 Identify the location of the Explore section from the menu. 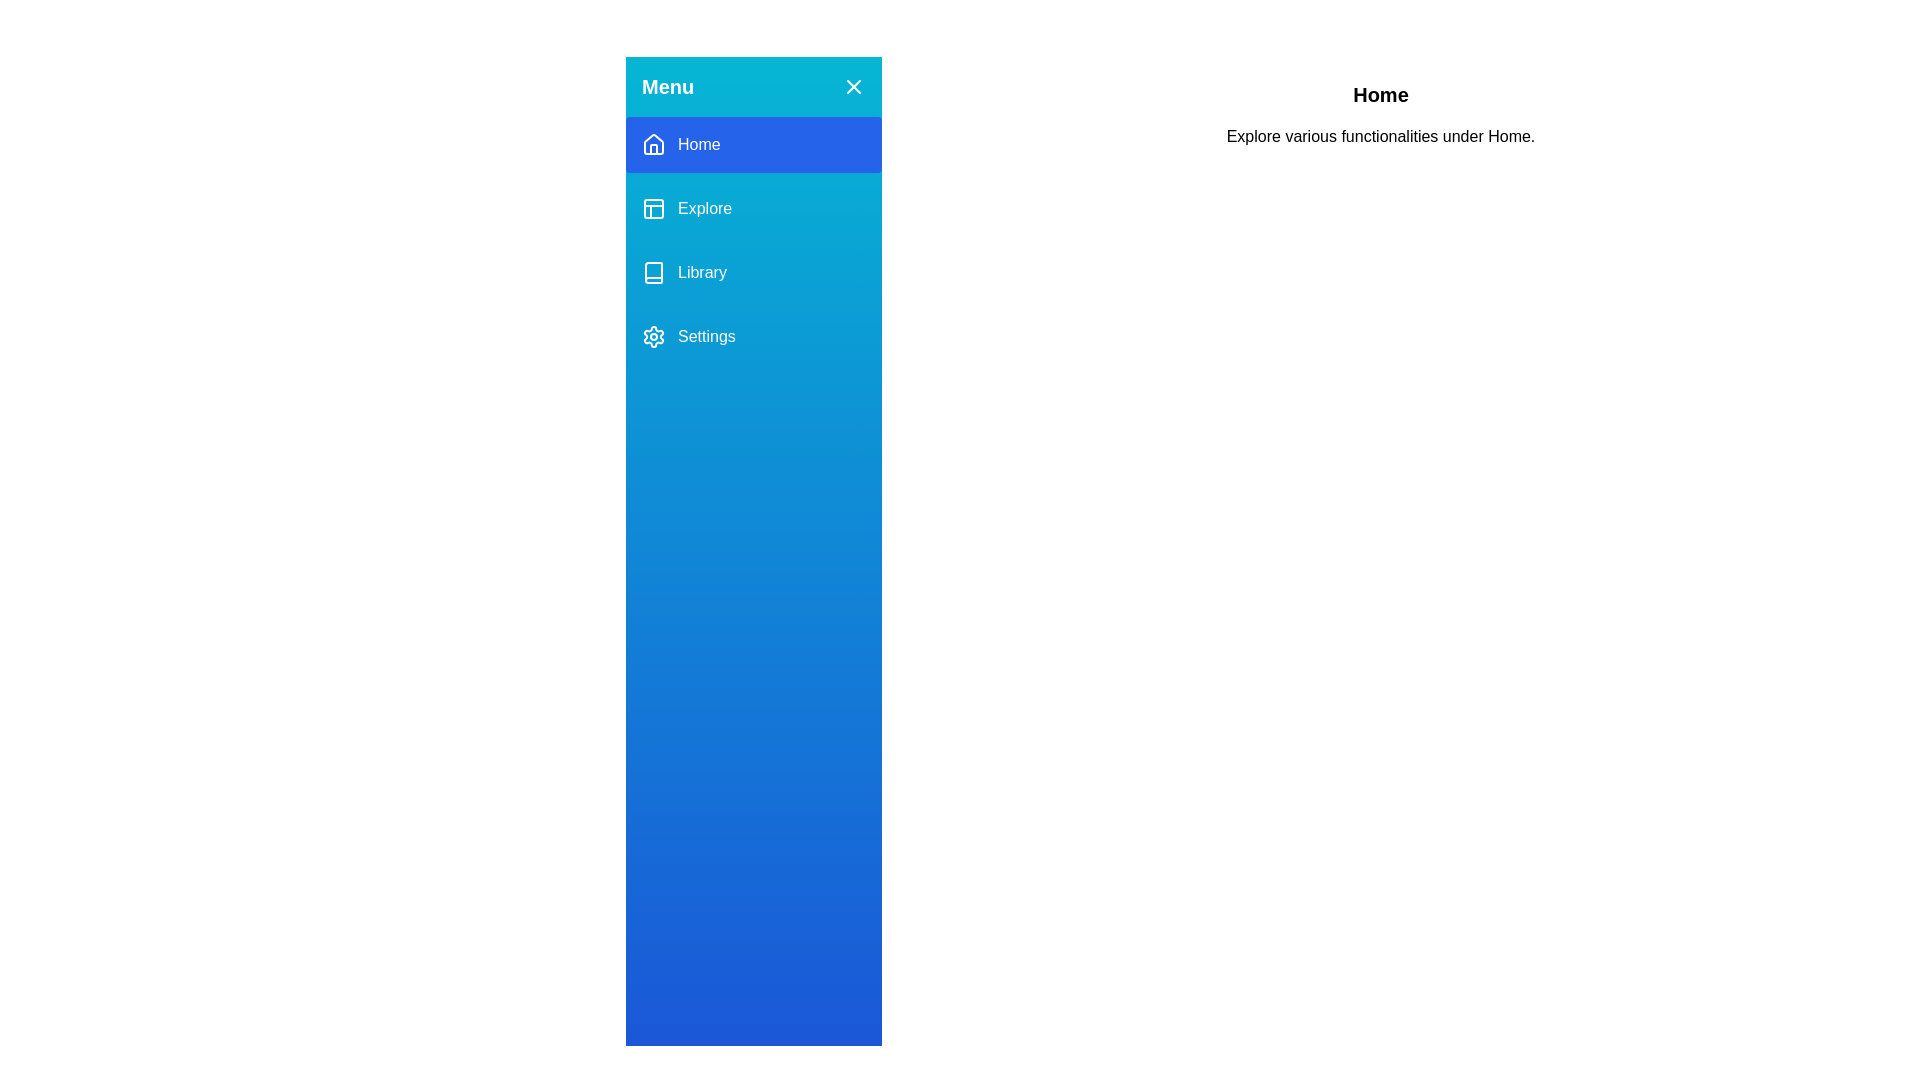
(752, 208).